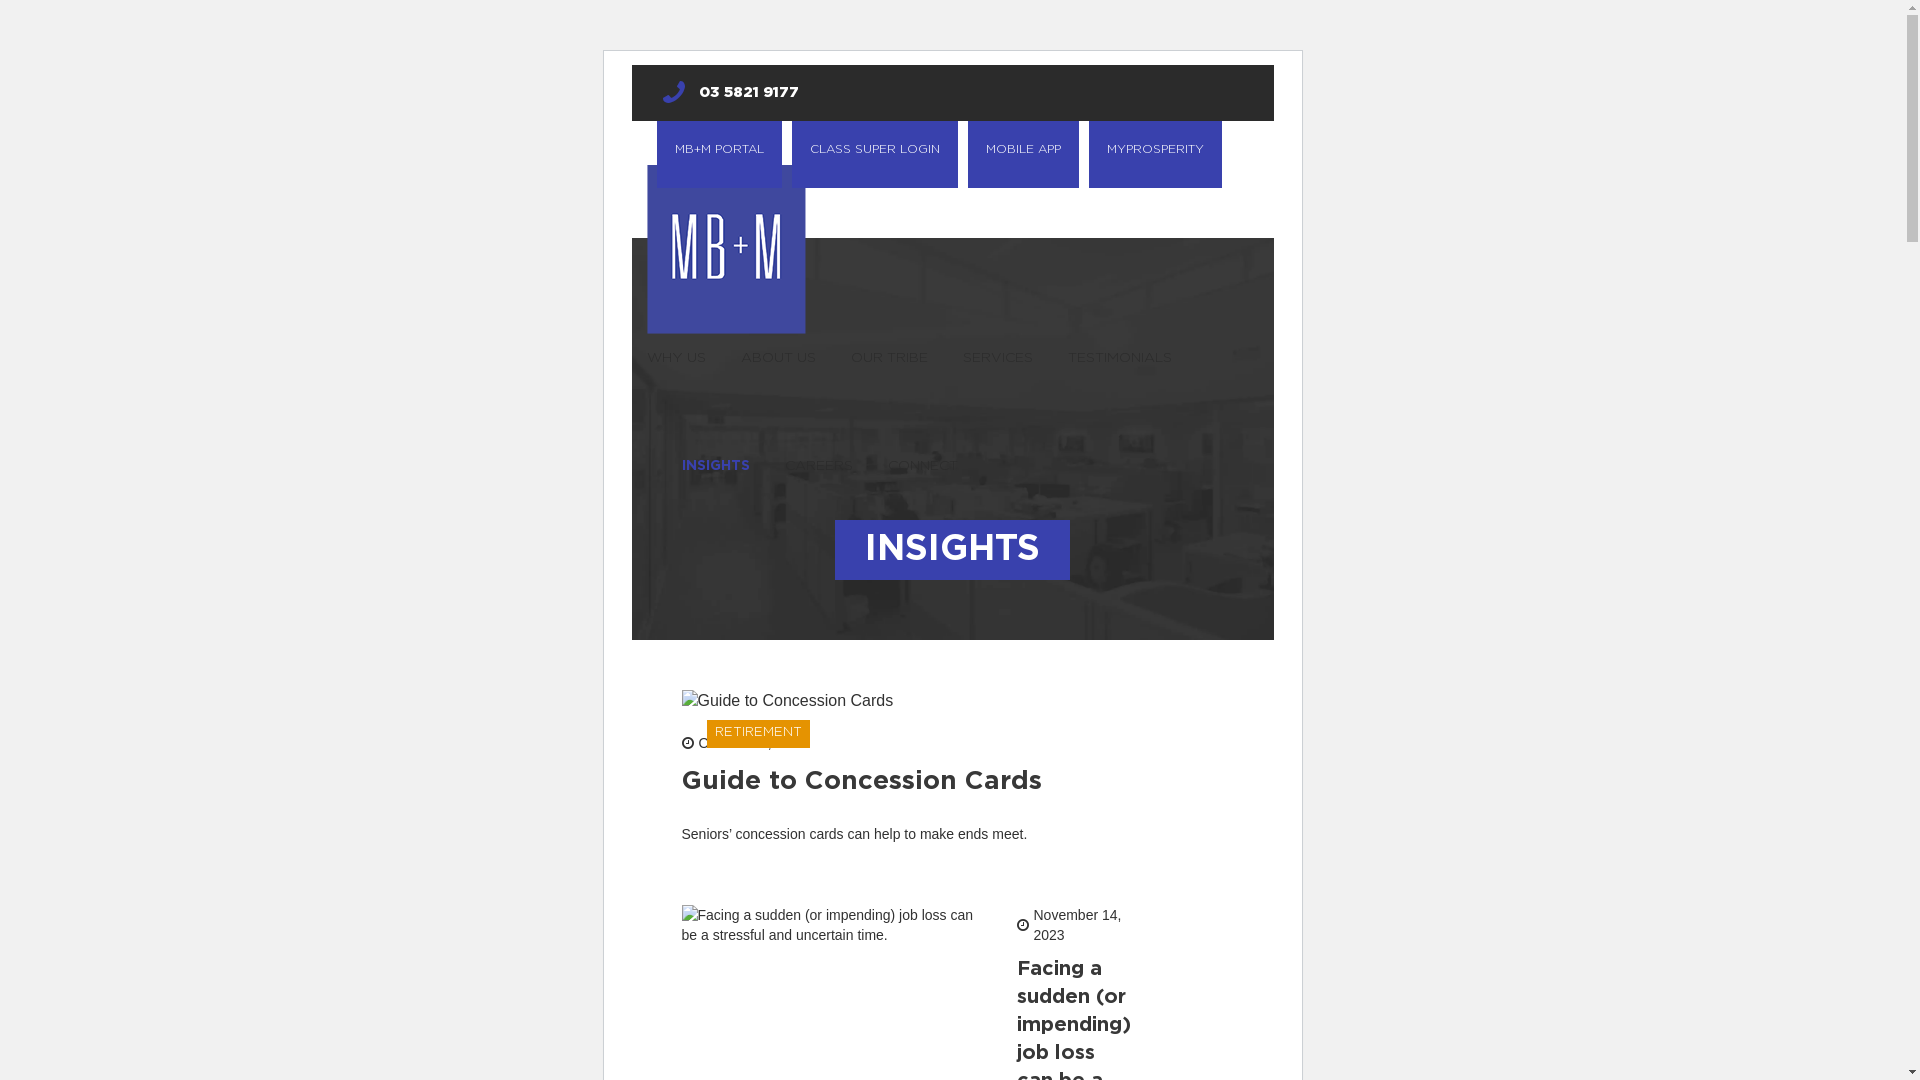  Describe the element at coordinates (681, 466) in the screenshot. I see `'INSIGHTS'` at that location.